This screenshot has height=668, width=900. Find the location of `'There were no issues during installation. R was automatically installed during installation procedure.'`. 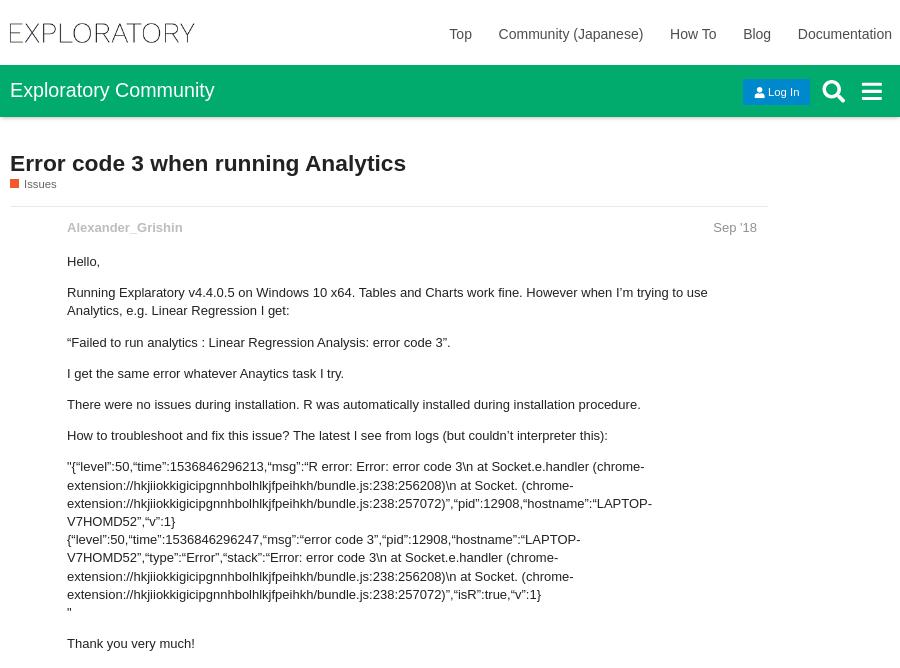

'There were no issues during installation. R was automatically installed during installation procedure.' is located at coordinates (353, 404).